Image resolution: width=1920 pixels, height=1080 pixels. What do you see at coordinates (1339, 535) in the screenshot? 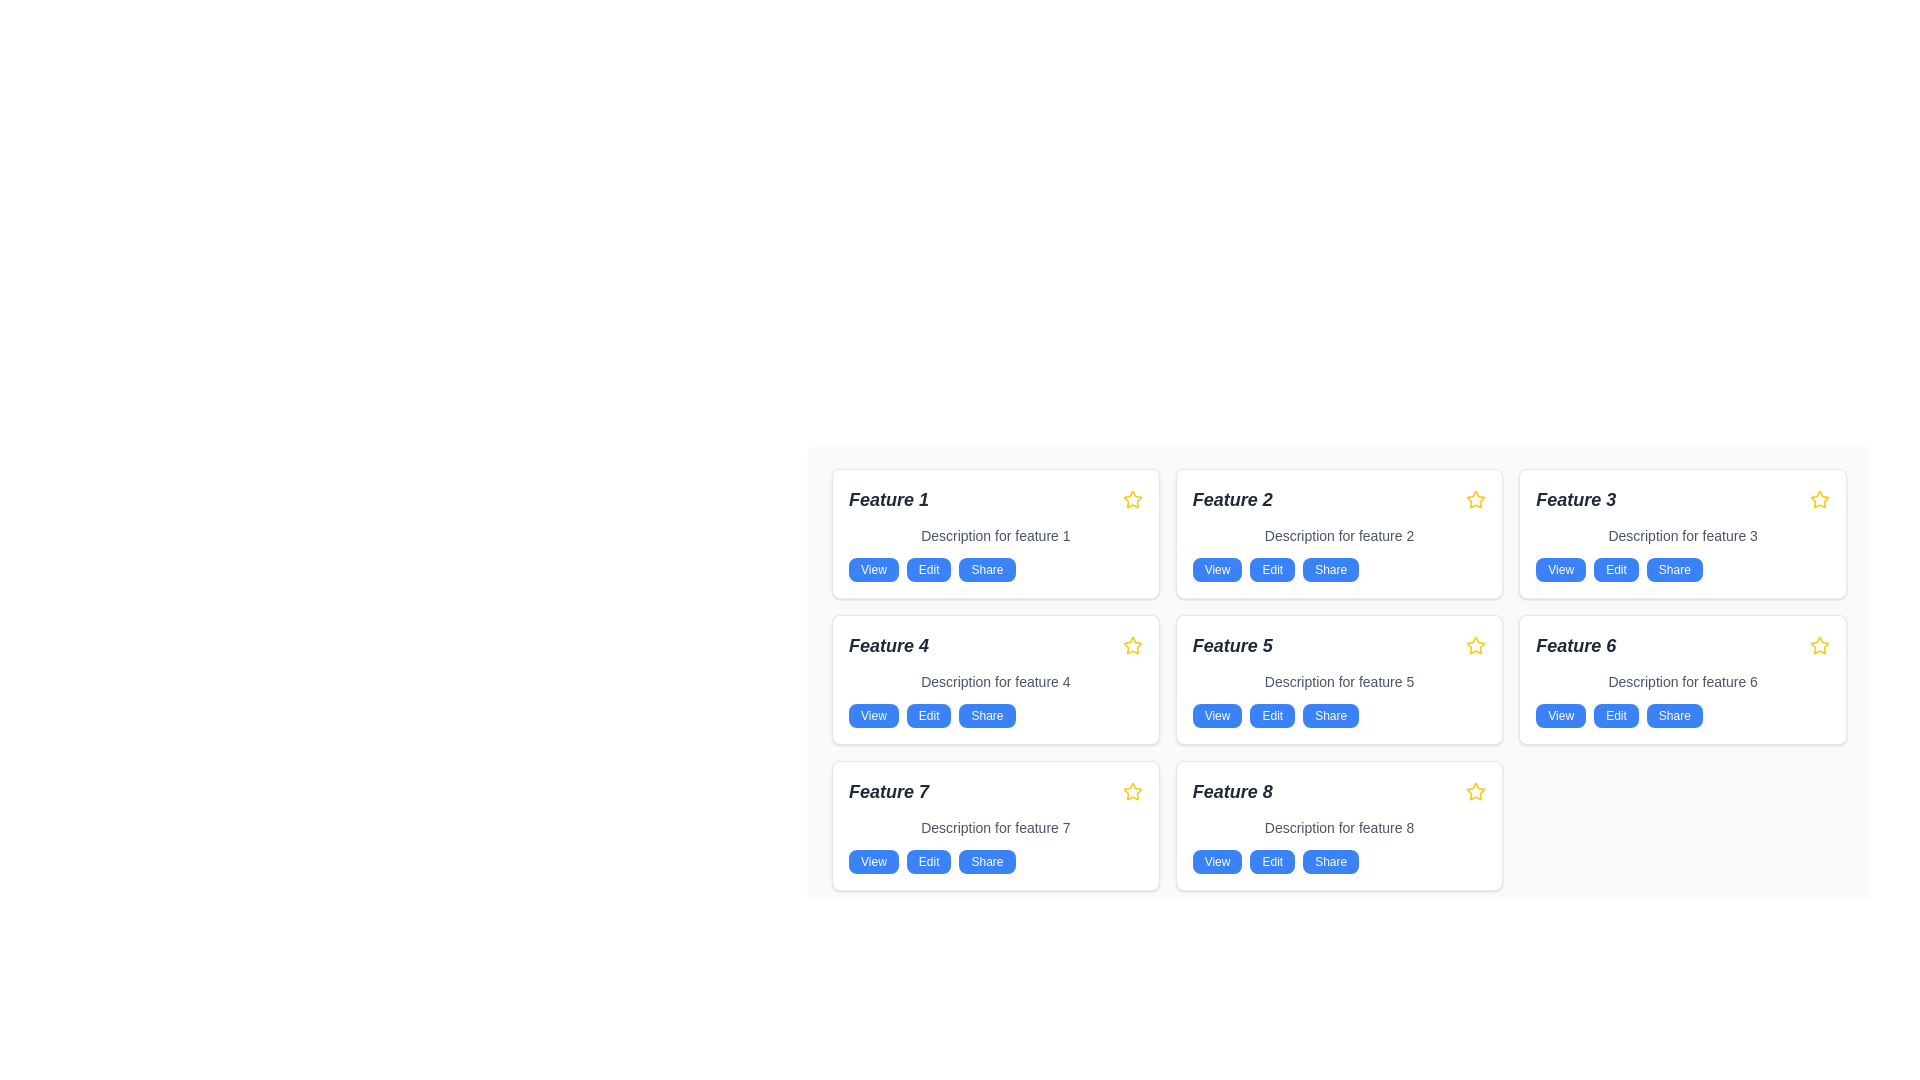
I see `text label that describes 'Feature 2', located below the title text and above the action buttons in its feature card` at bounding box center [1339, 535].